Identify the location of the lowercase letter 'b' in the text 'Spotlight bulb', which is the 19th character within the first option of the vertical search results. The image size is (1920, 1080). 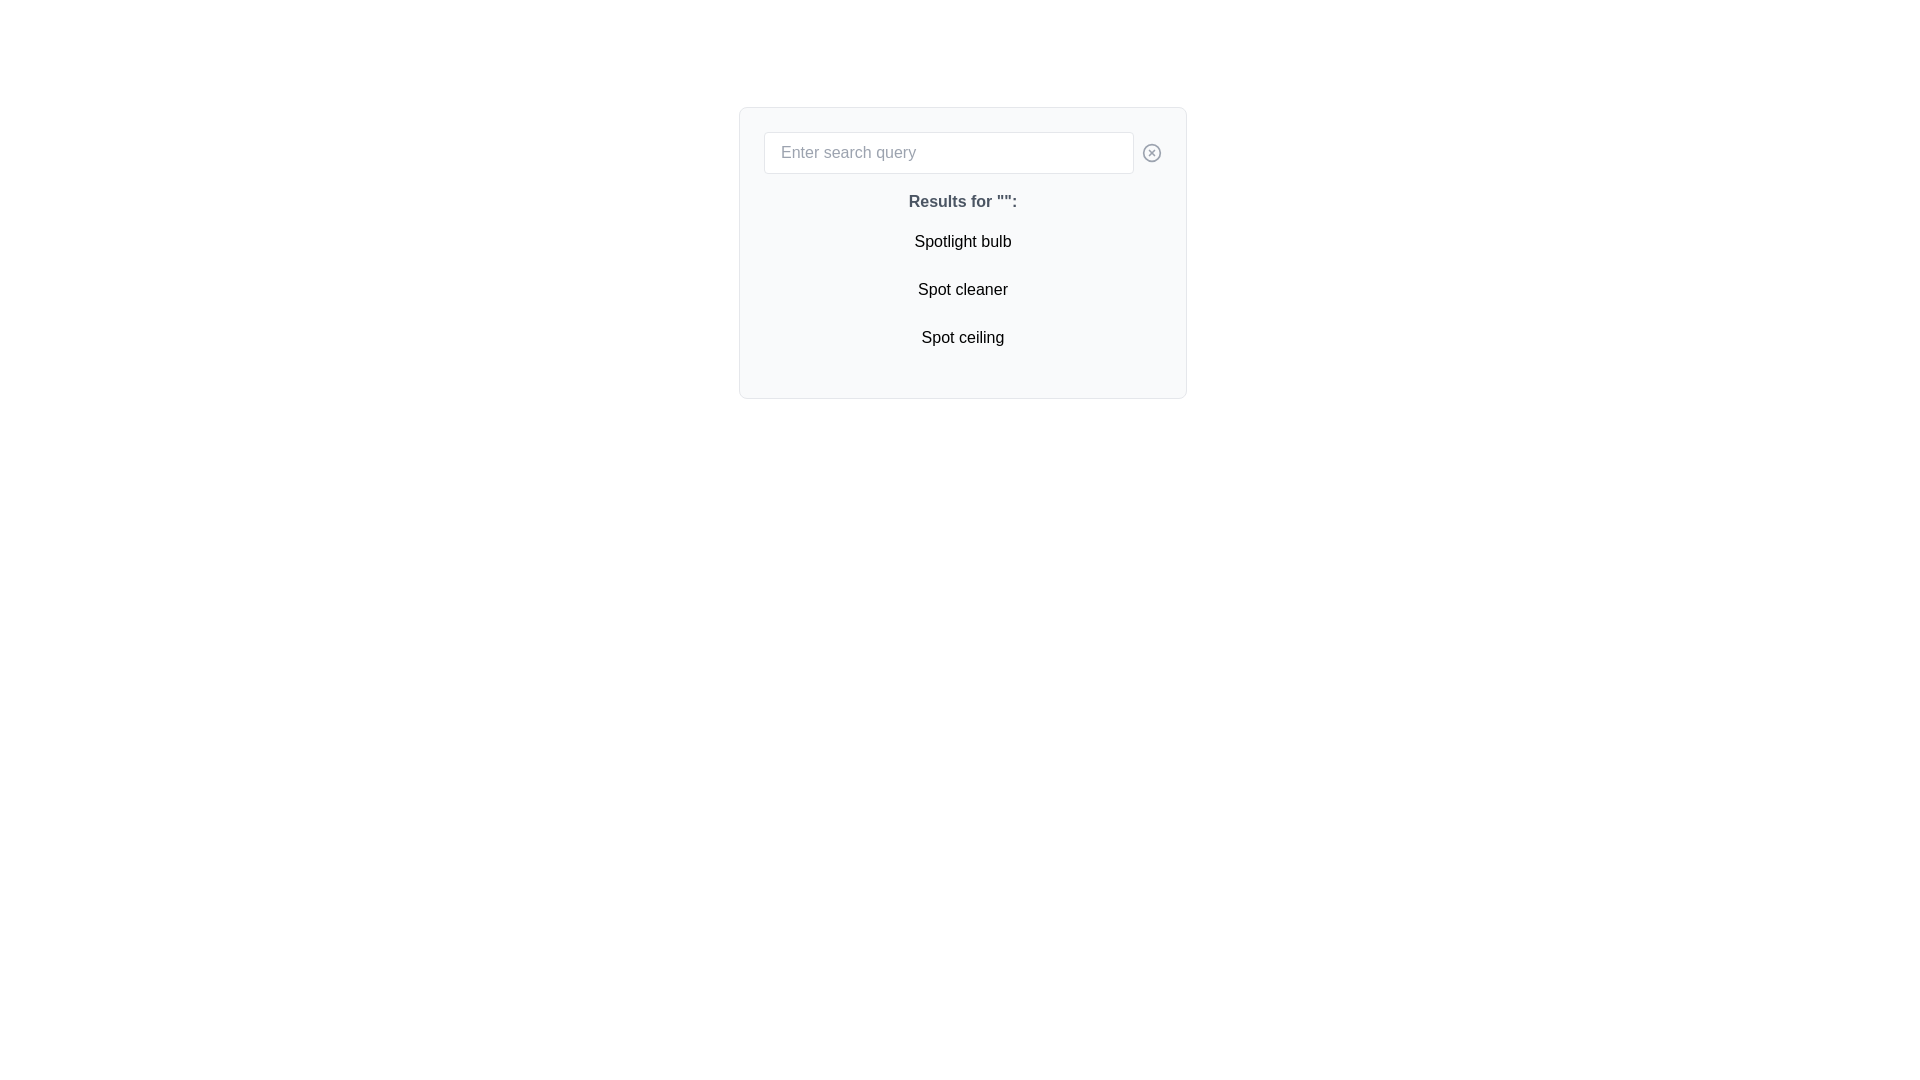
(985, 240).